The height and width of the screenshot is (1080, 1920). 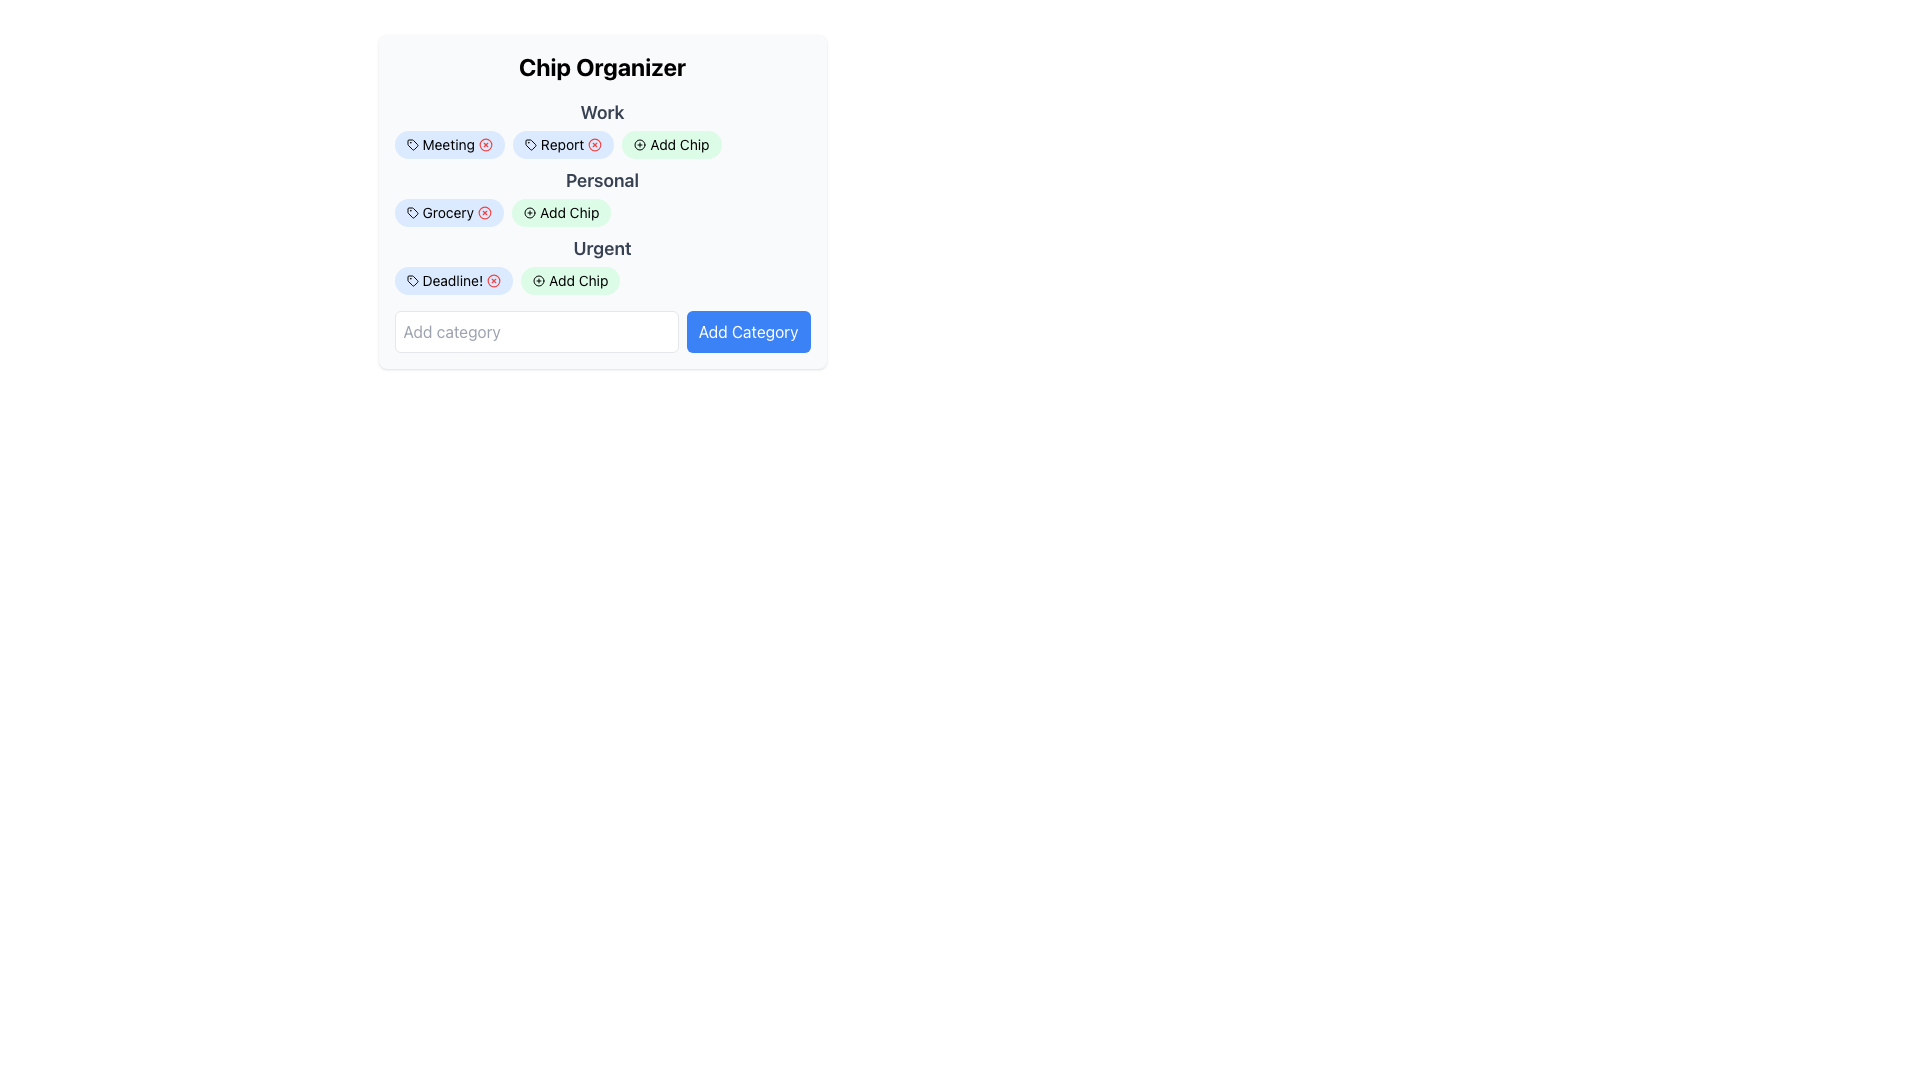 I want to click on the tag icon located to the left of the 'Report' text within the blue chip in the 'Work' section, so click(x=530, y=144).